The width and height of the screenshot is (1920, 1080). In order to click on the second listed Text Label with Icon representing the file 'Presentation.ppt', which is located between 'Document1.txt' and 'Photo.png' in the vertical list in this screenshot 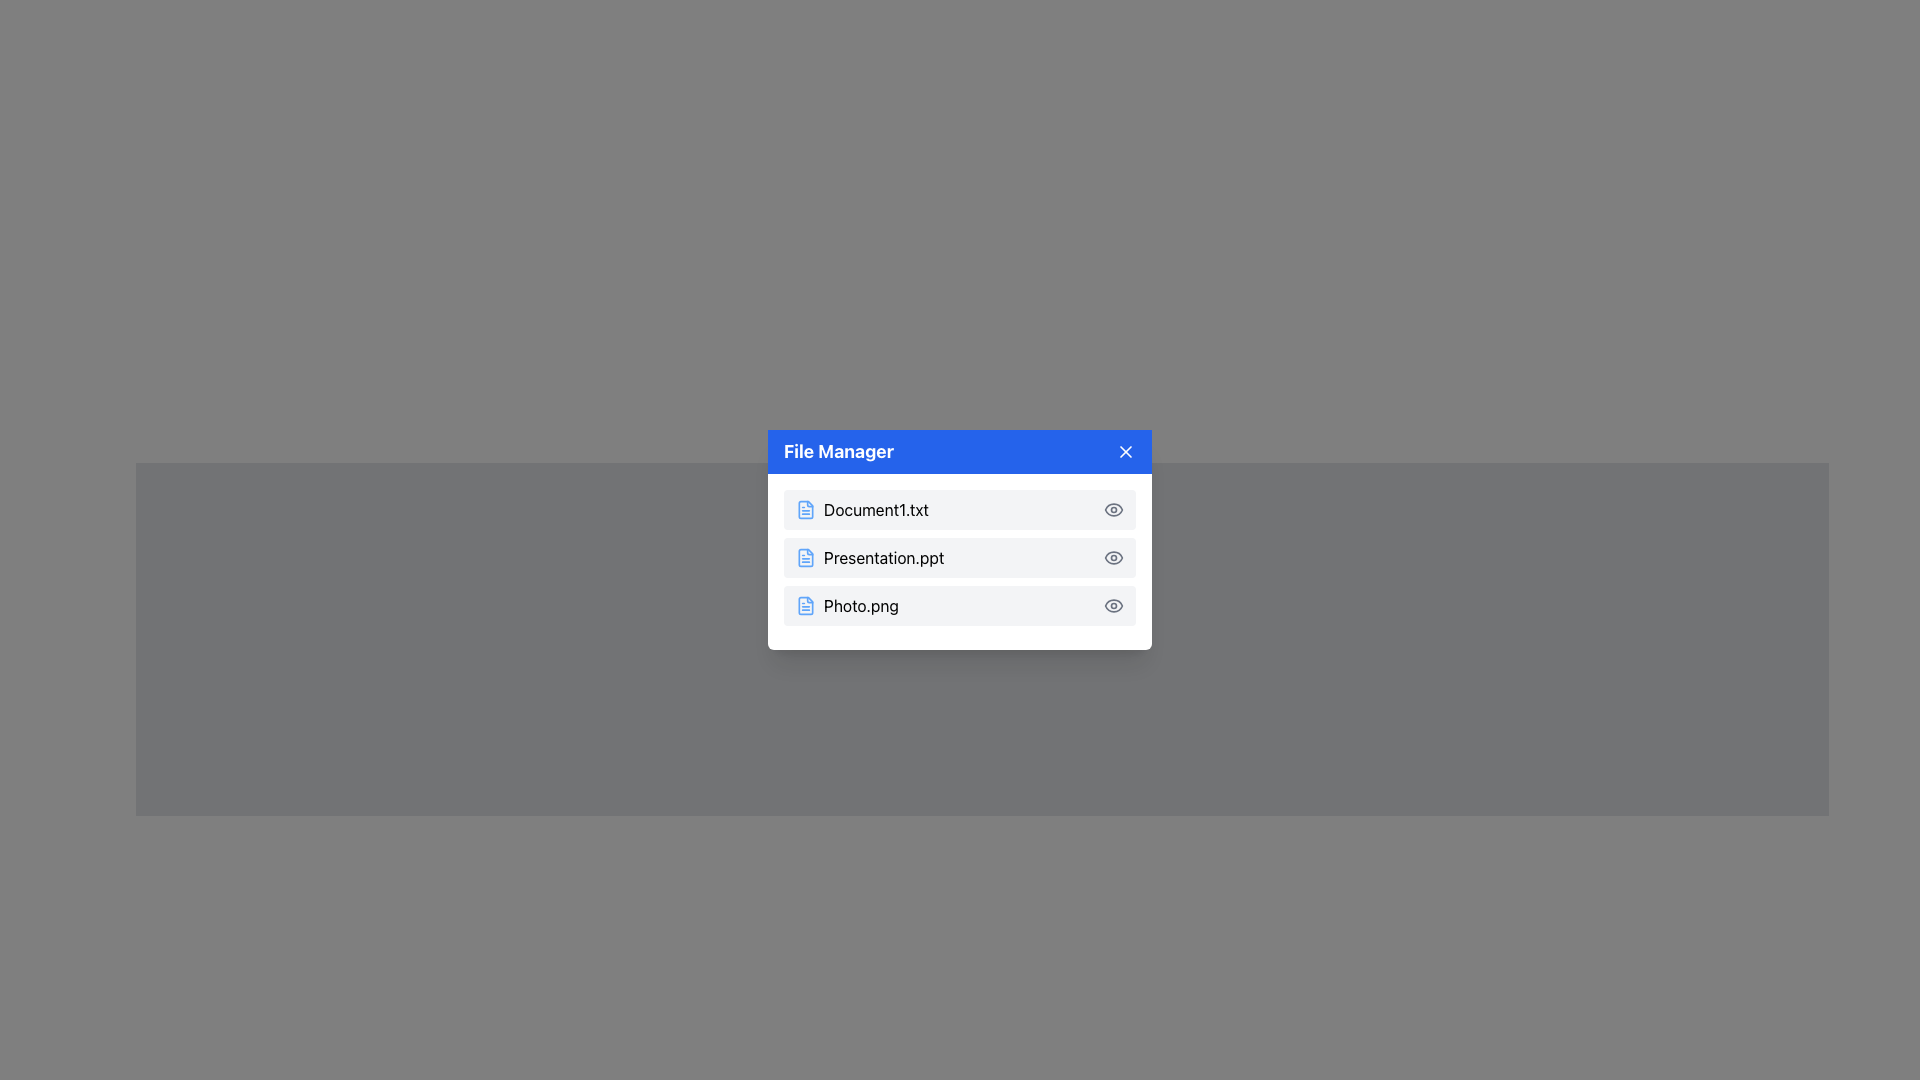, I will do `click(870, 558)`.